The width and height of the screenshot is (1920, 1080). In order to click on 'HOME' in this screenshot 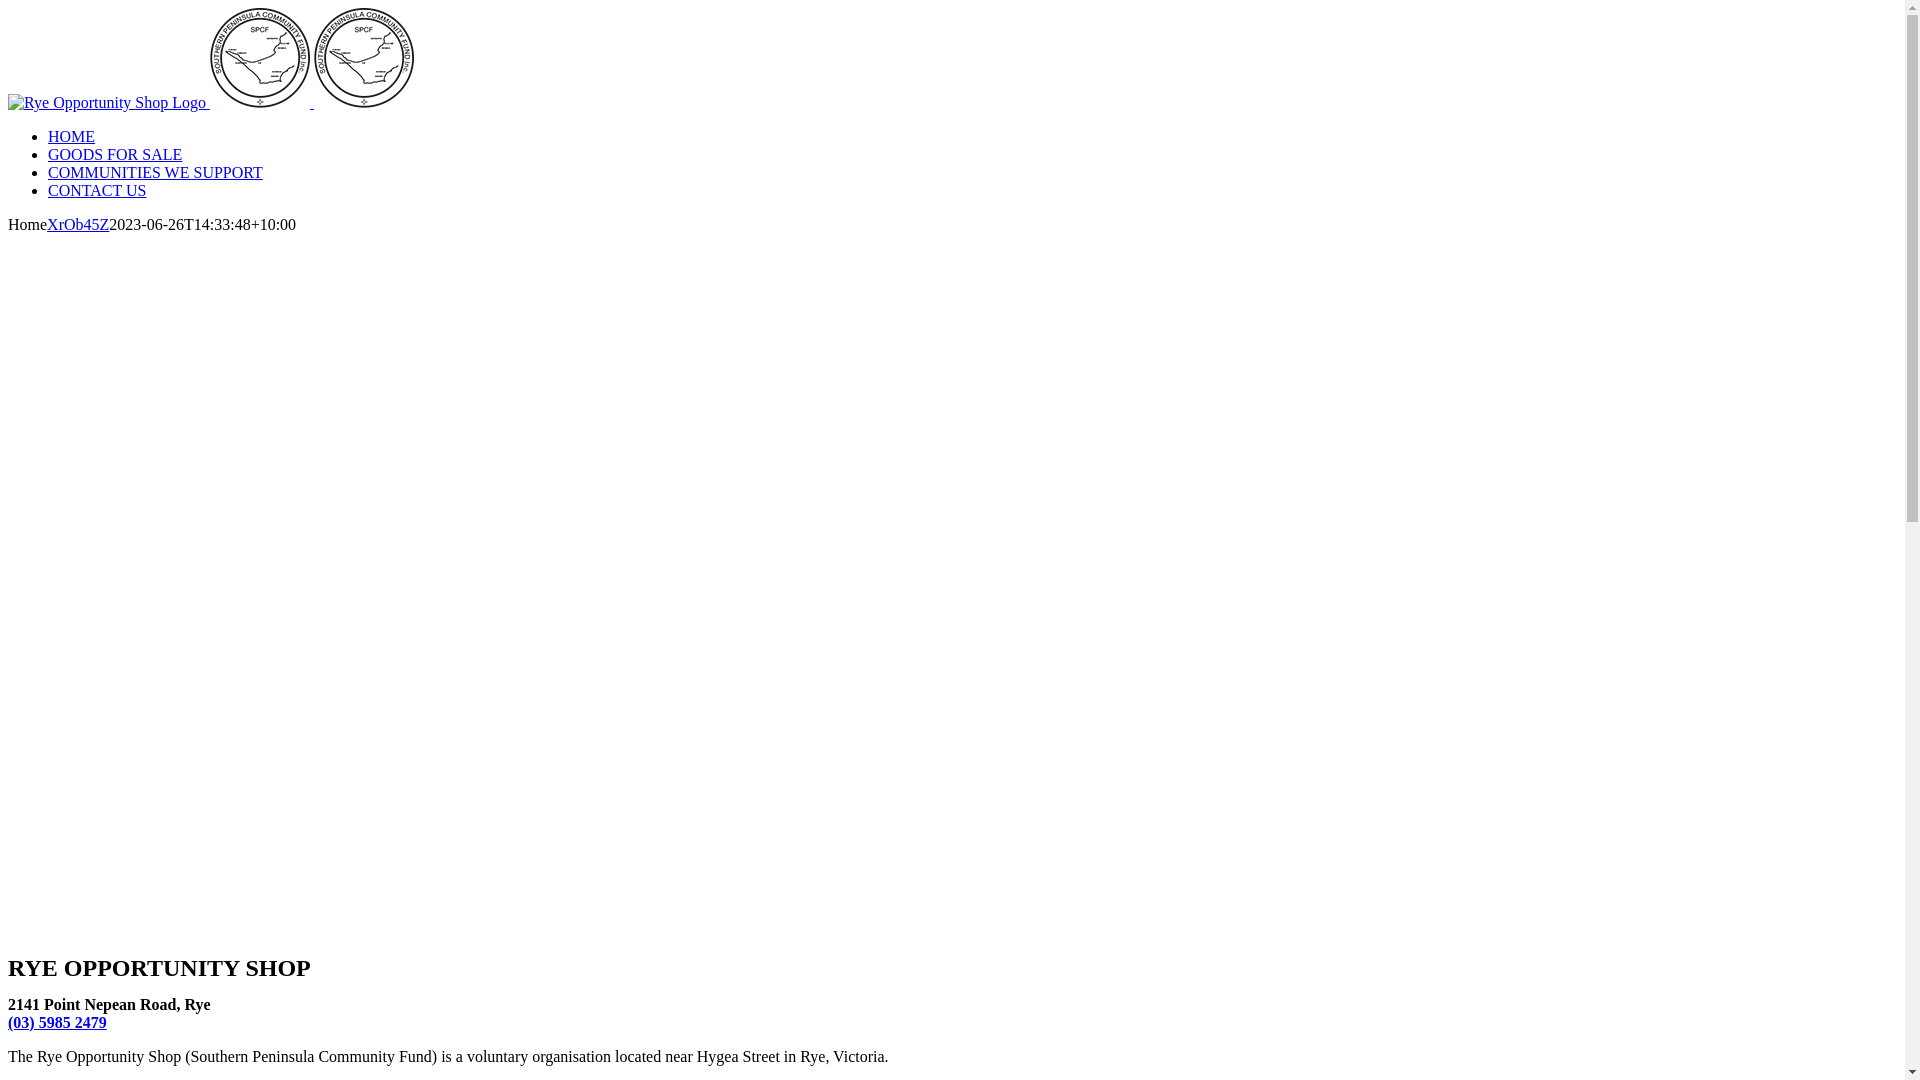, I will do `click(48, 135)`.